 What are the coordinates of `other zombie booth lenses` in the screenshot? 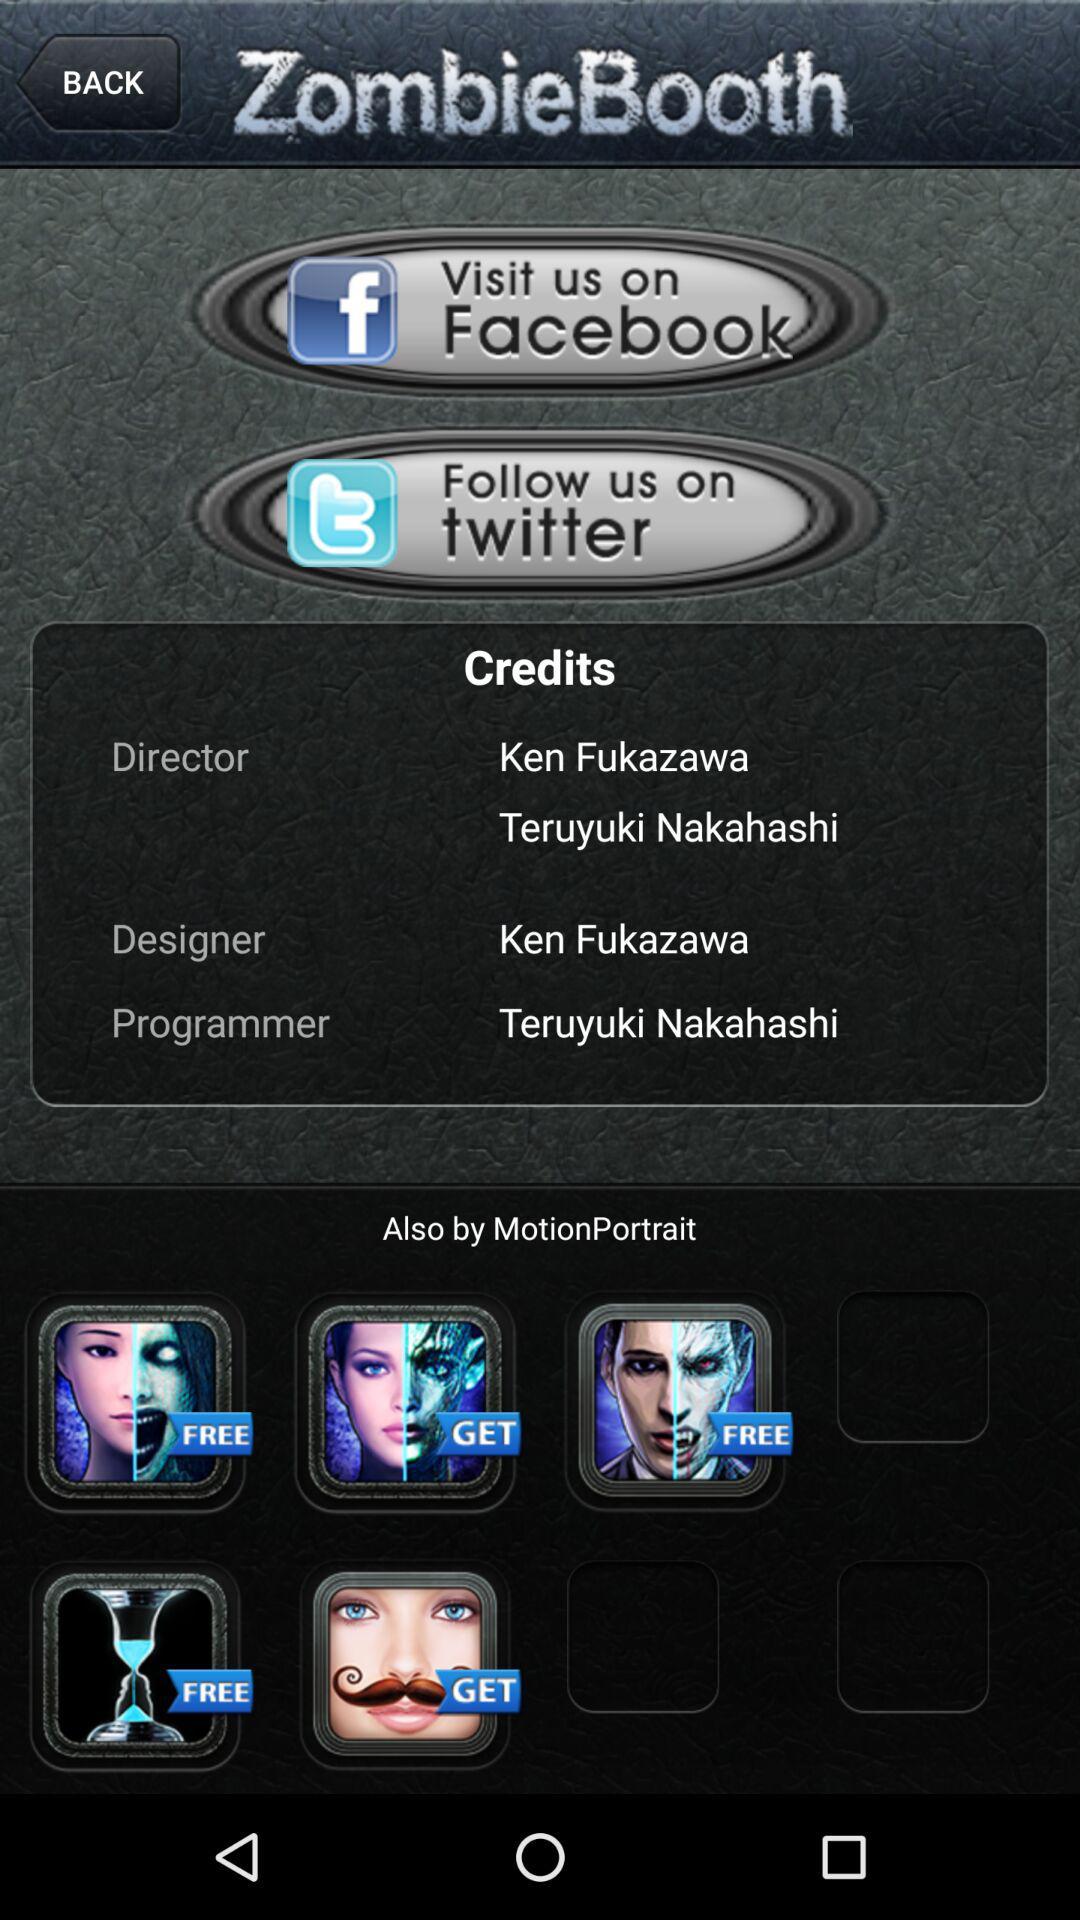 It's located at (675, 1400).